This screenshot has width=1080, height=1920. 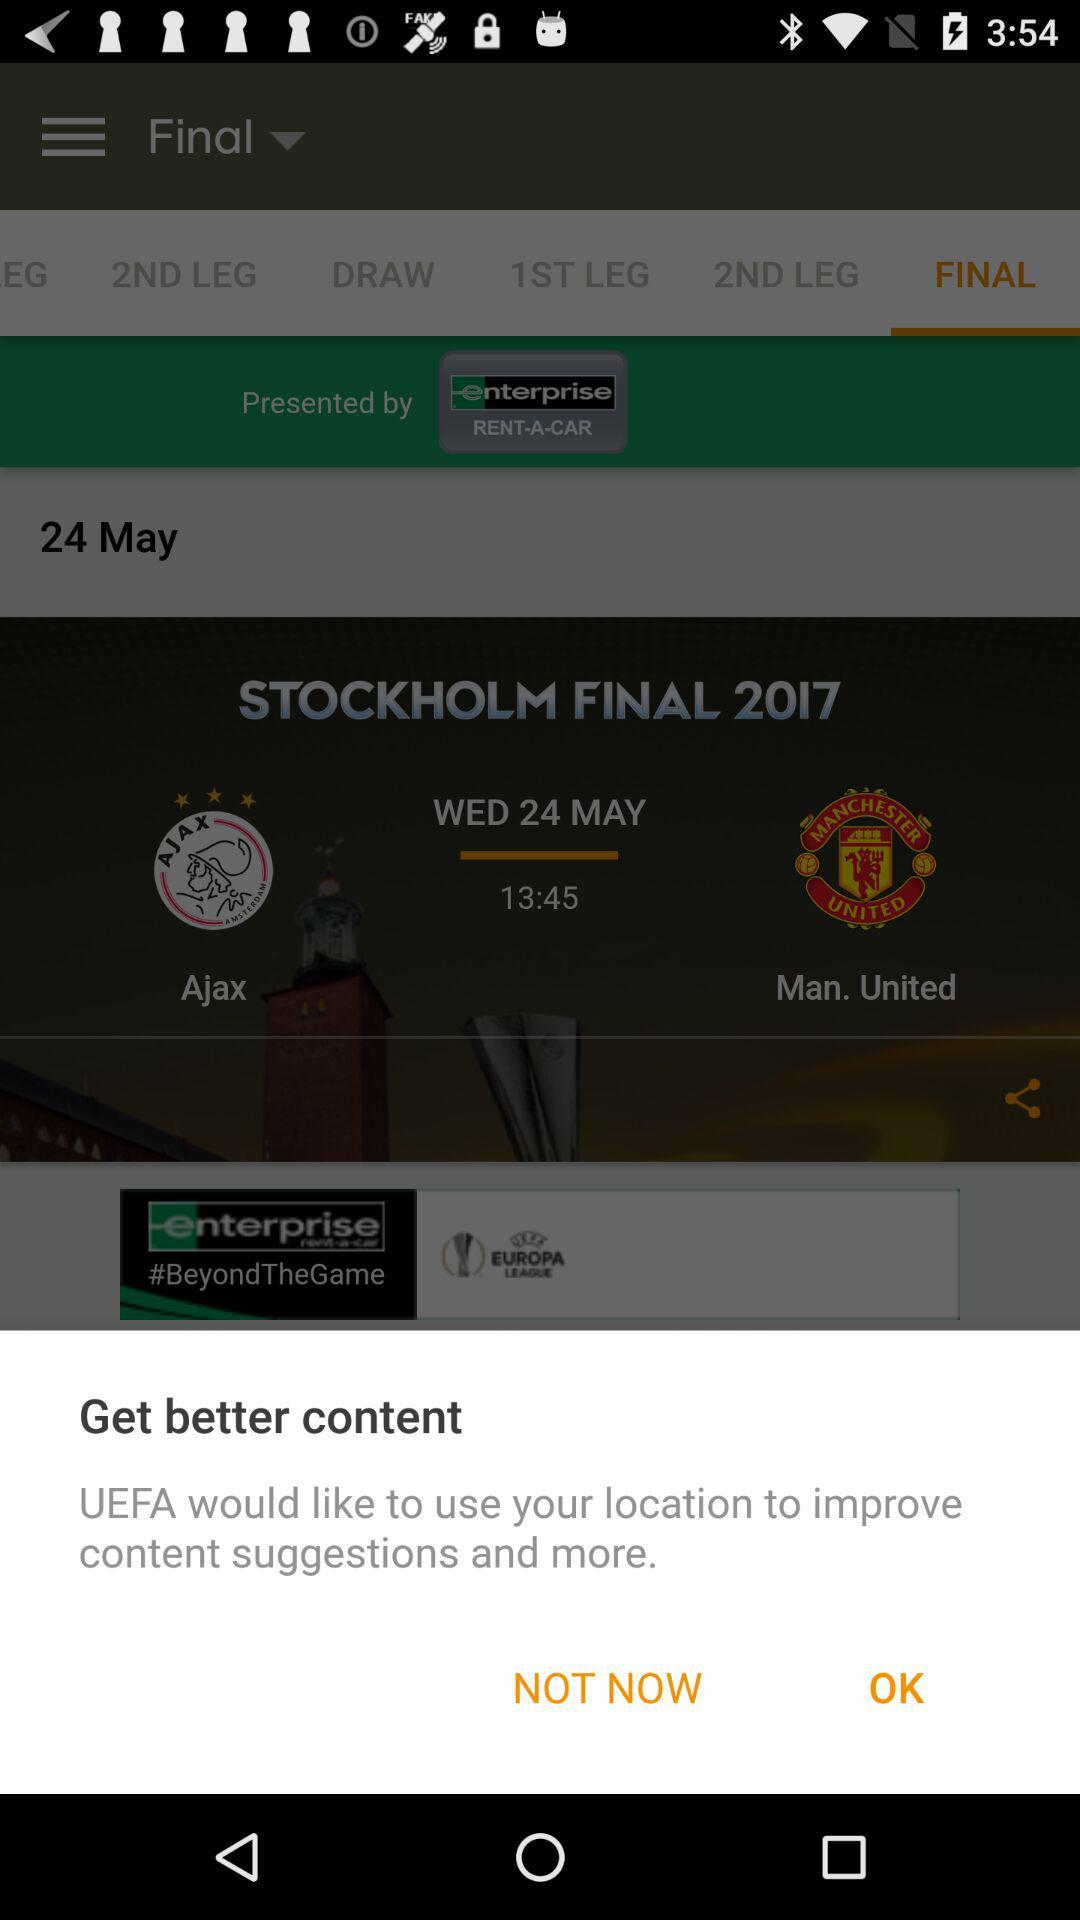 I want to click on icon to the right of the not now item, so click(x=895, y=1685).